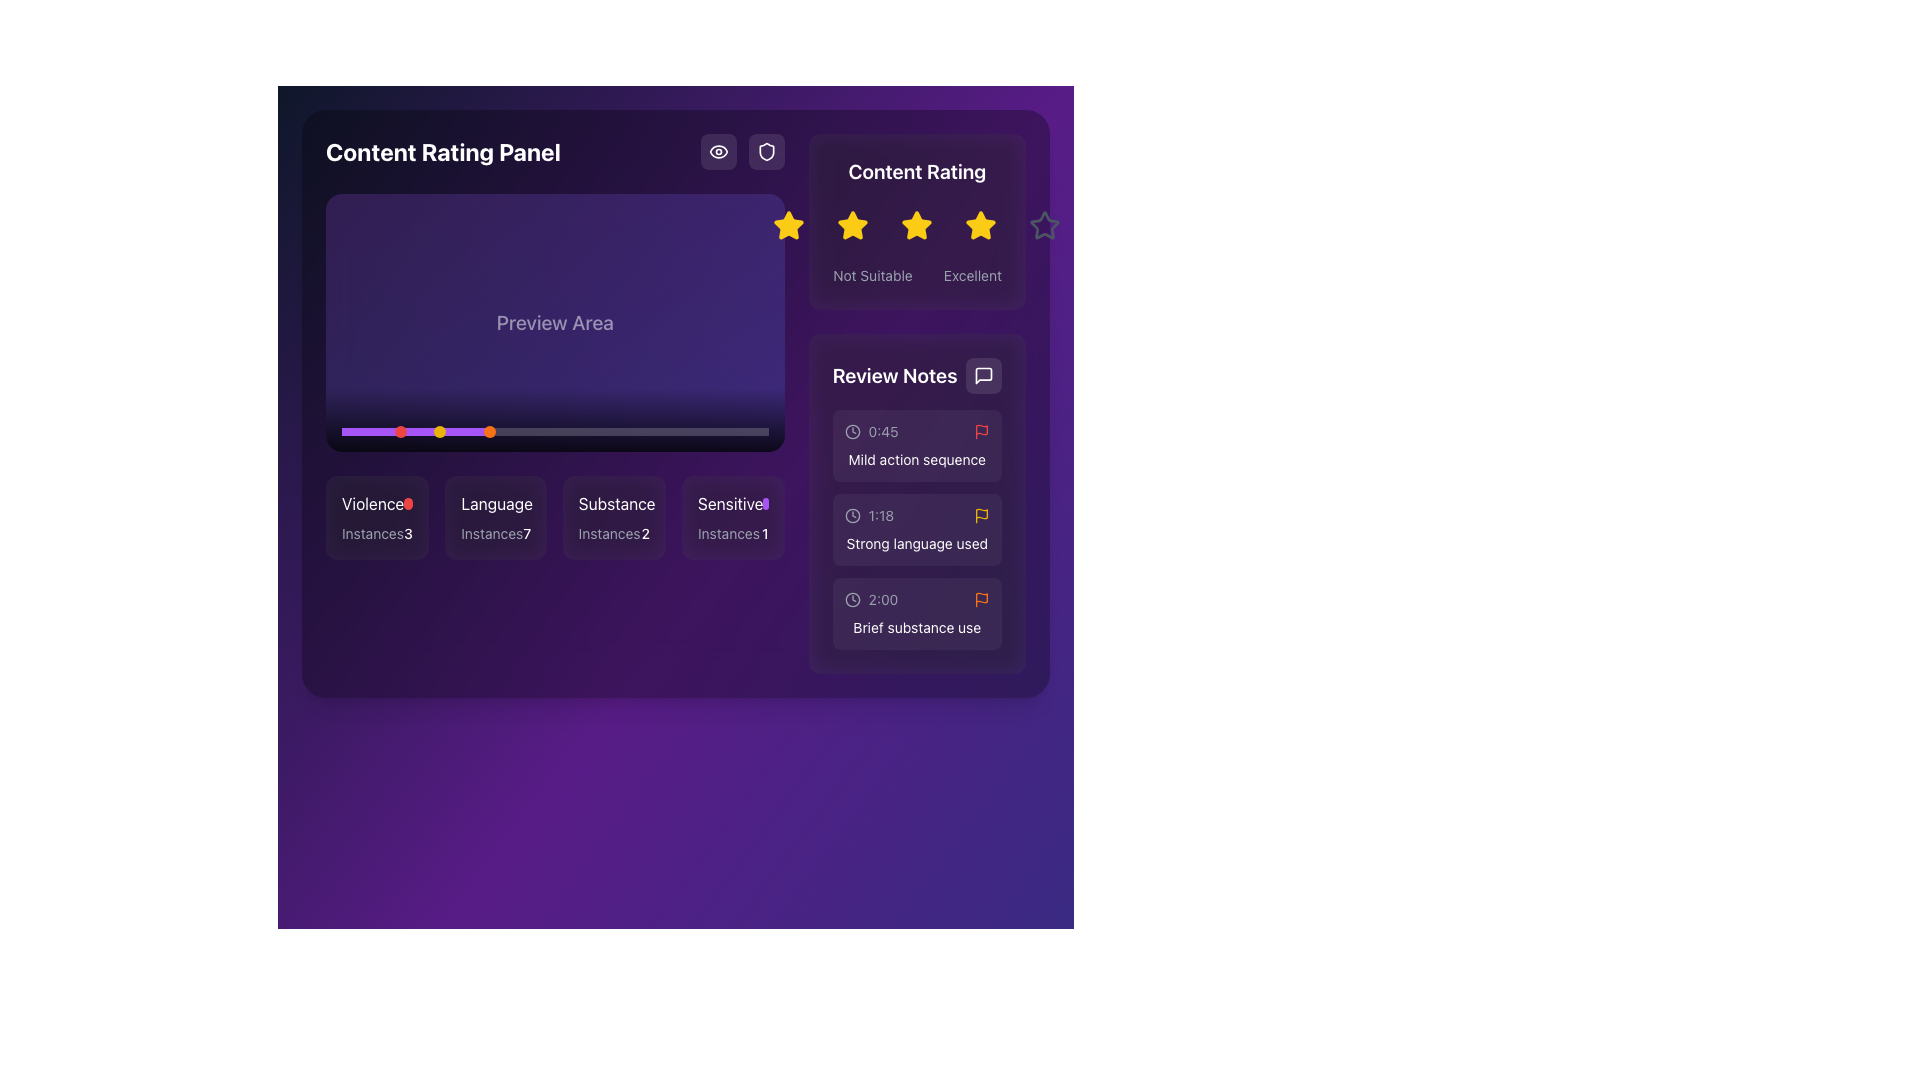  What do you see at coordinates (981, 225) in the screenshot?
I see `the fourth star rating button in the content rating panel` at bounding box center [981, 225].